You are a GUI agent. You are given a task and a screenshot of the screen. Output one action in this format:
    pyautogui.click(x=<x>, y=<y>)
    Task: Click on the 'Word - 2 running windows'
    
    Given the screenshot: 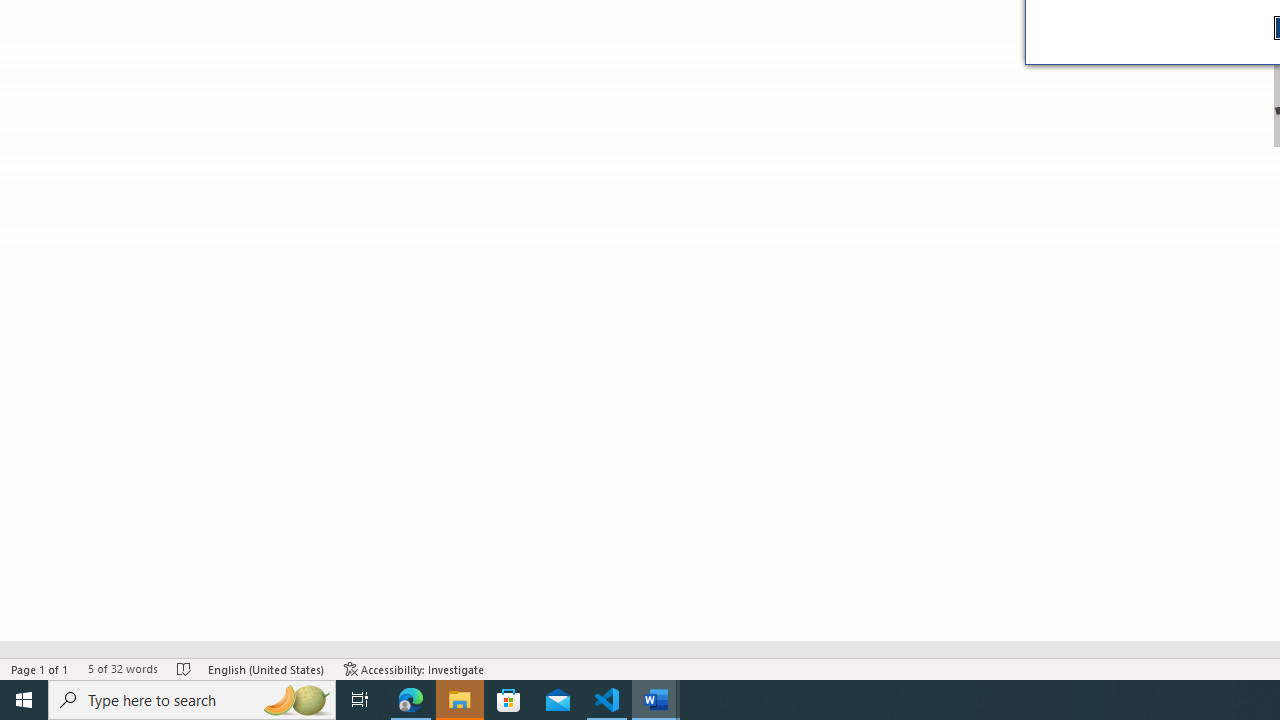 What is the action you would take?
    pyautogui.click(x=656, y=698)
    